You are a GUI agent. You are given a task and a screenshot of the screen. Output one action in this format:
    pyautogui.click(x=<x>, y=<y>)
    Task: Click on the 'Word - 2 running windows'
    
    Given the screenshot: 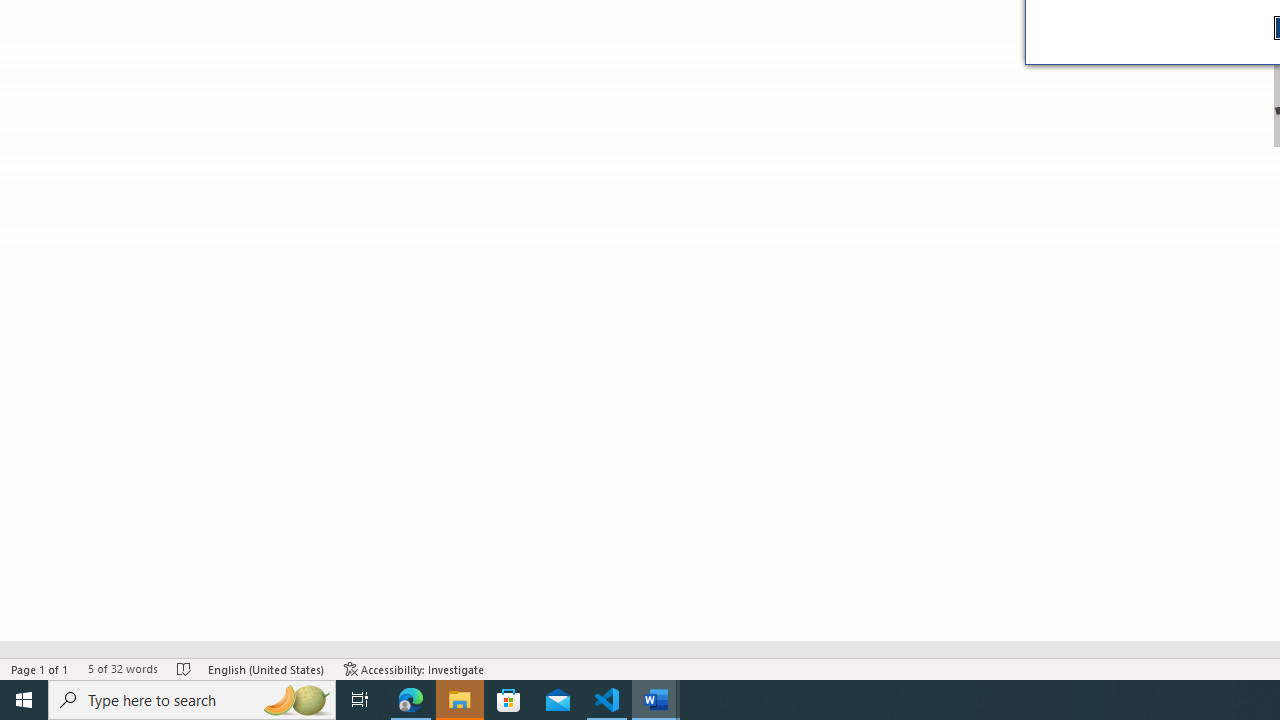 What is the action you would take?
    pyautogui.click(x=656, y=698)
    